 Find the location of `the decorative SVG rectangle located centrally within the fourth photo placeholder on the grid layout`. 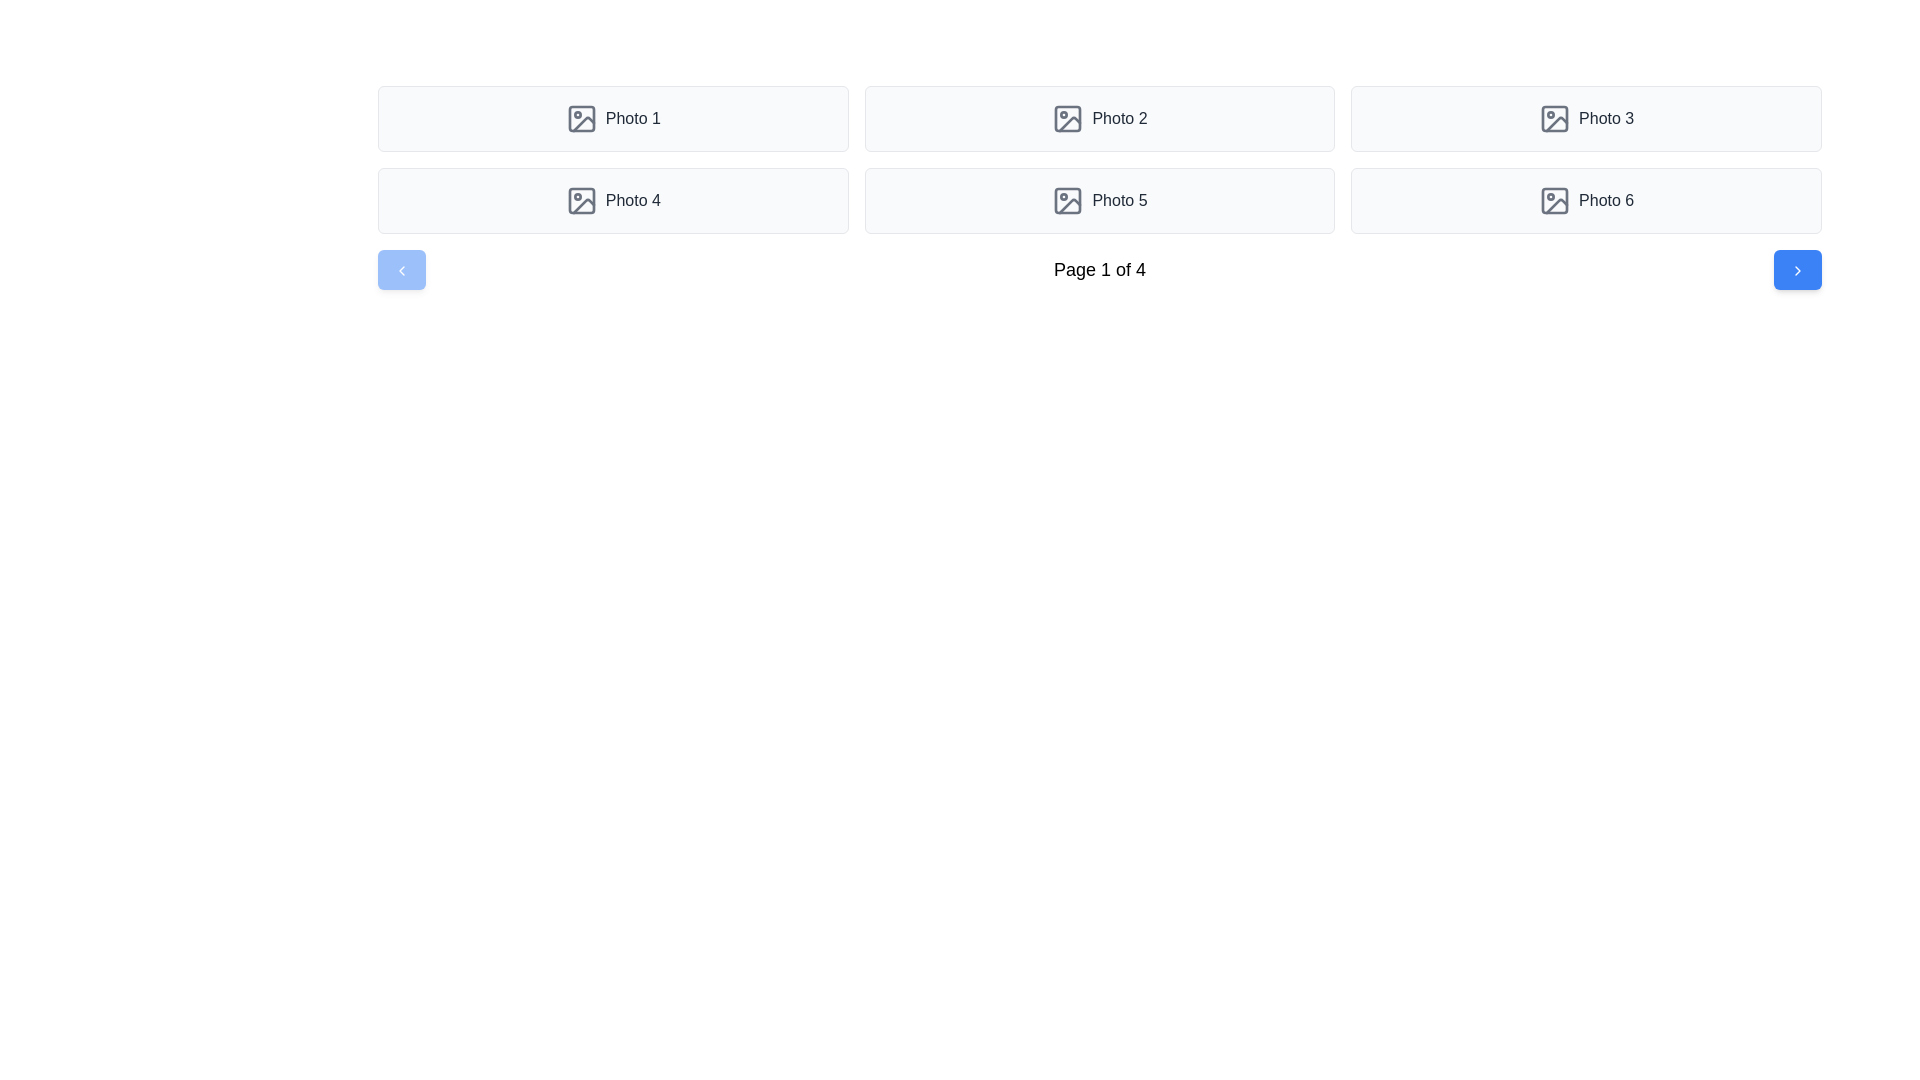

the decorative SVG rectangle located centrally within the fourth photo placeholder on the grid layout is located at coordinates (580, 200).